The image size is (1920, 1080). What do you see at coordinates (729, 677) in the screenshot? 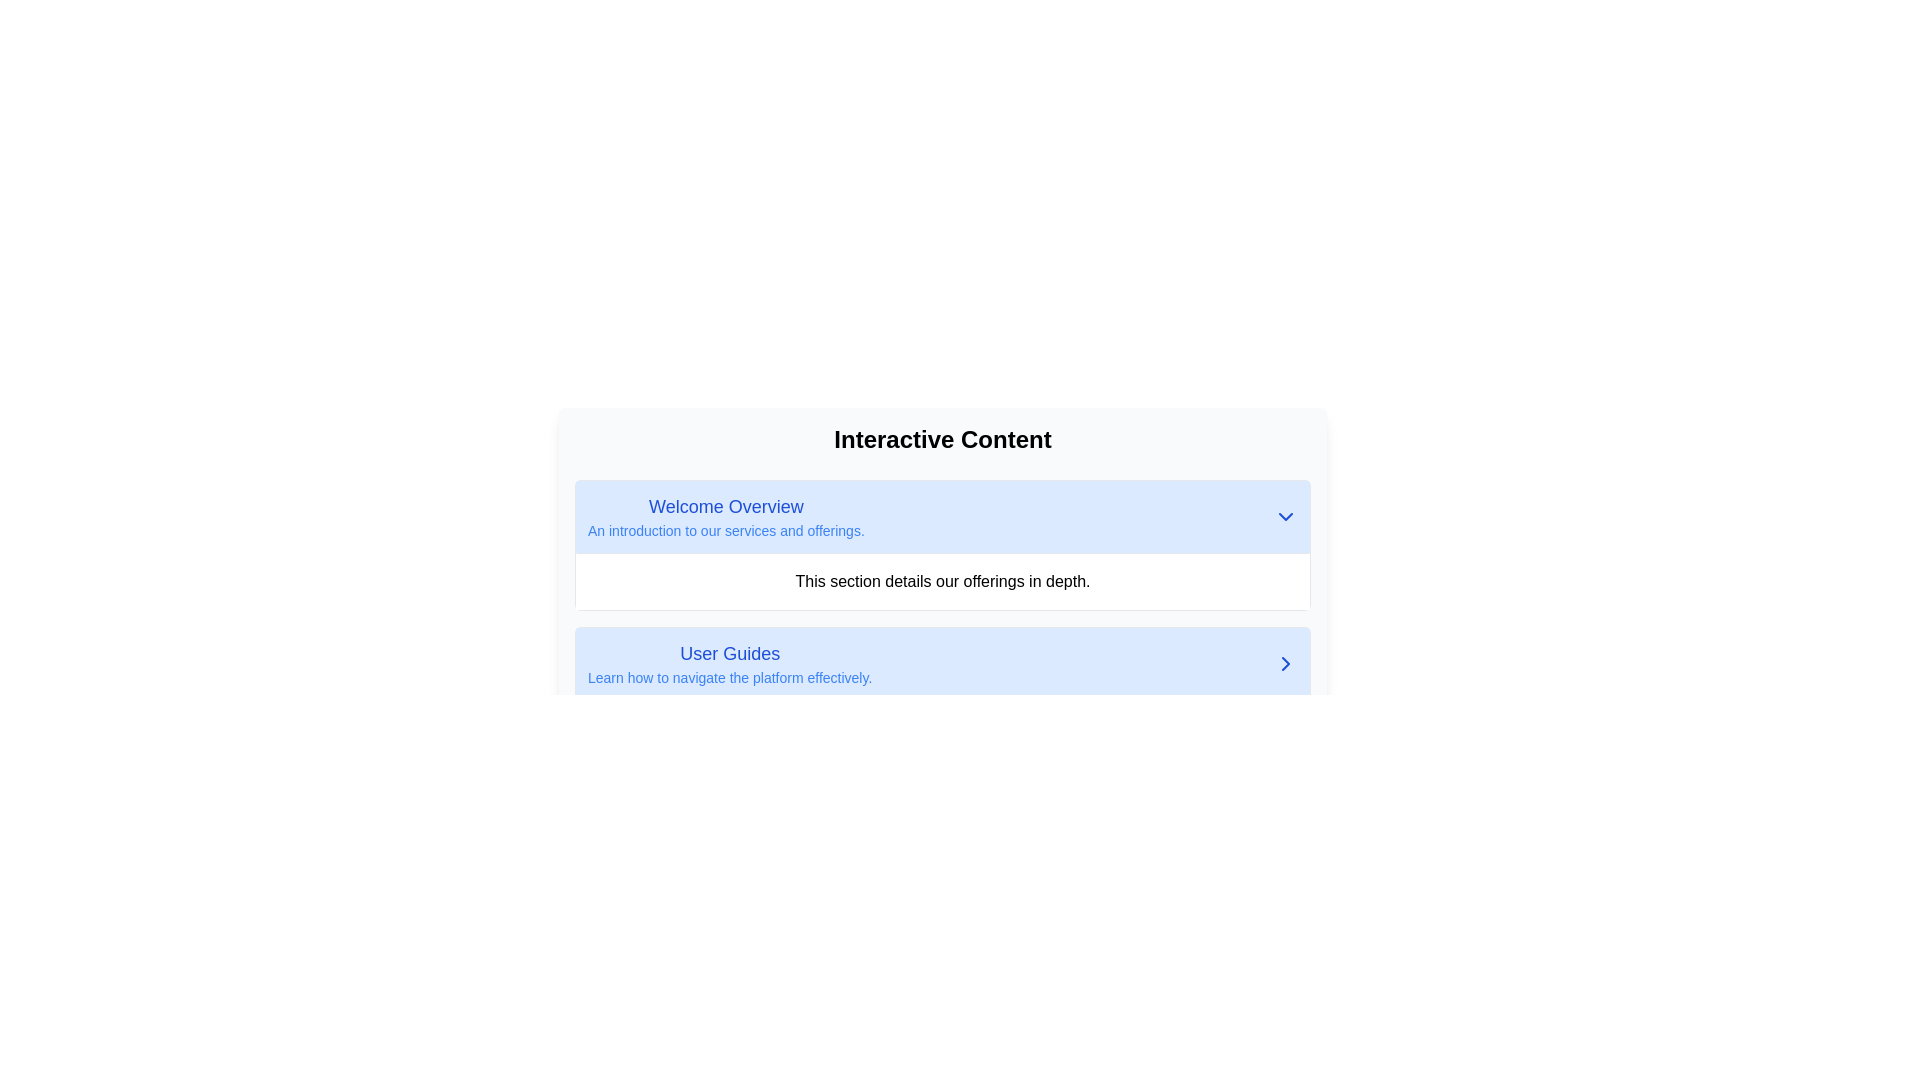
I see `the informational text label located below the 'User Guides' heading, which is part of a light blue section` at bounding box center [729, 677].